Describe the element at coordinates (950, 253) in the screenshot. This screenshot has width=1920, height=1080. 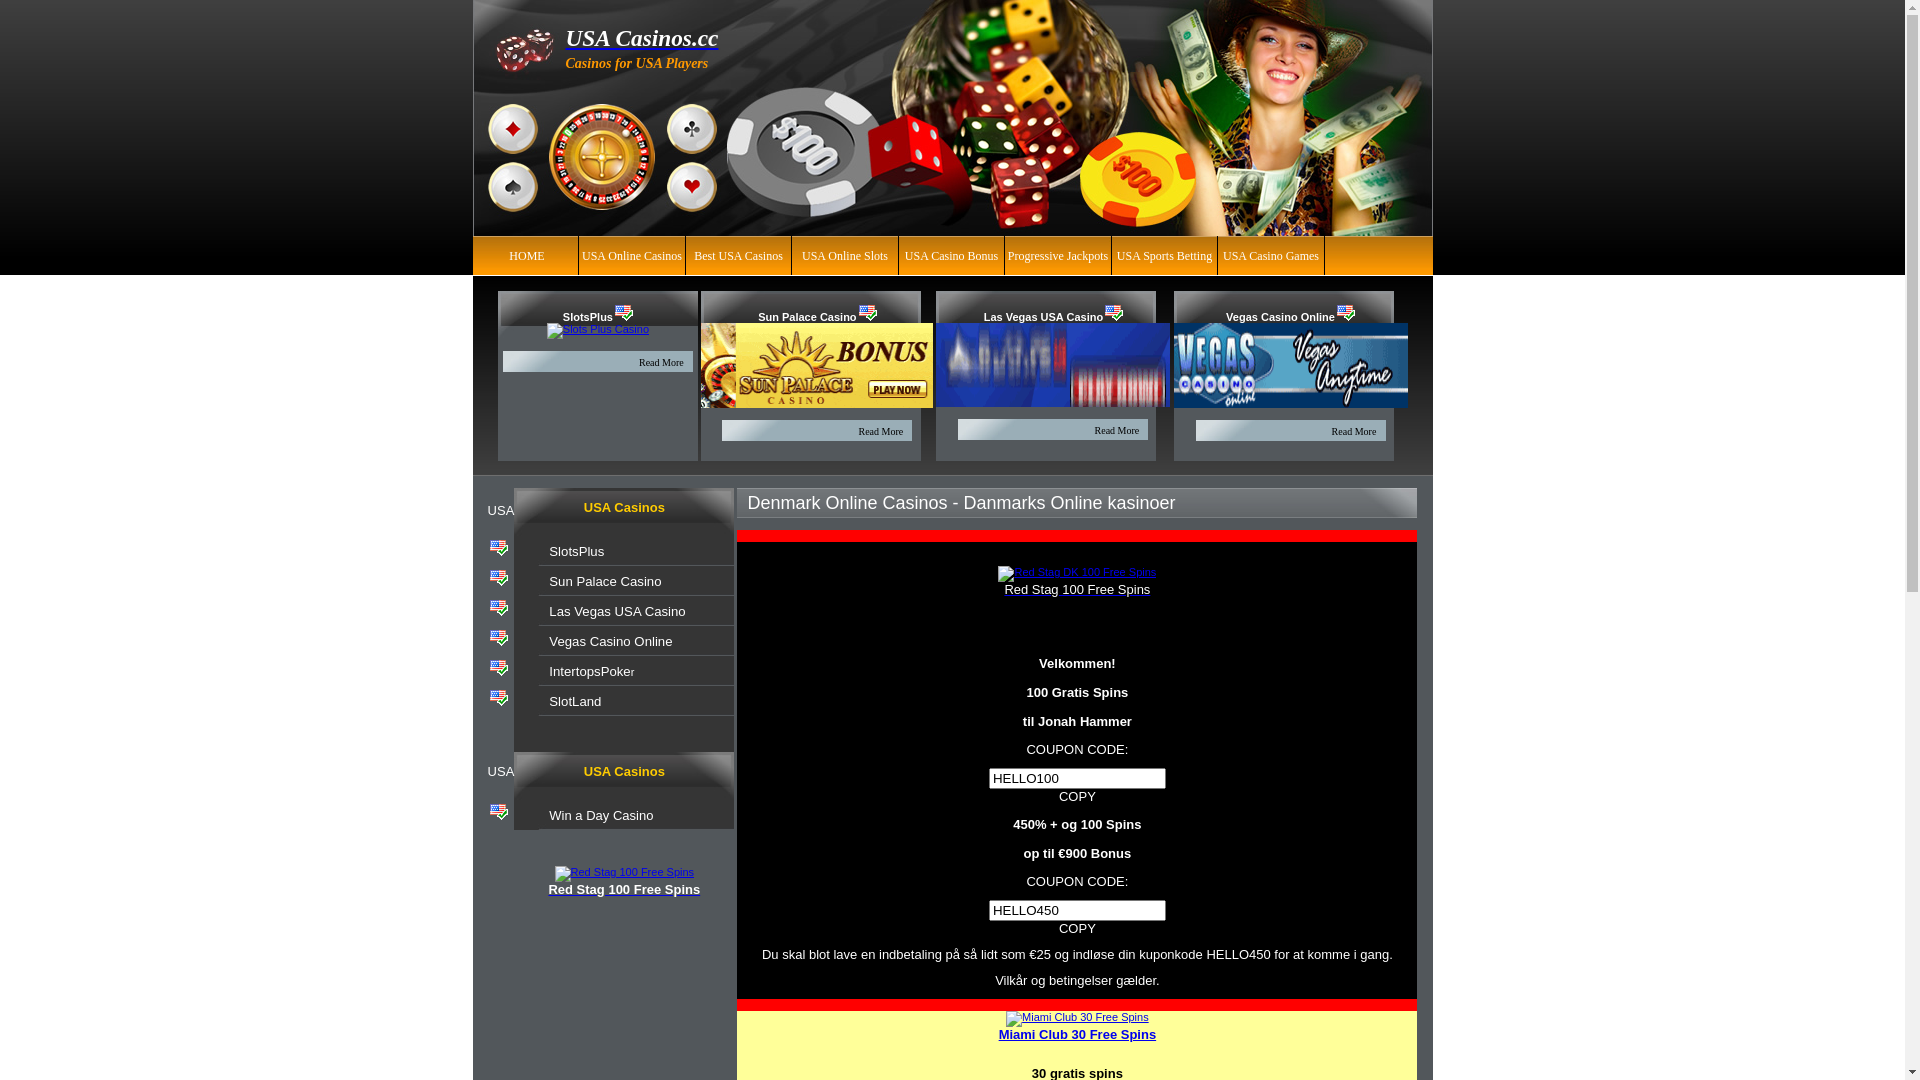
I see `'USA Casino Bonus'` at that location.